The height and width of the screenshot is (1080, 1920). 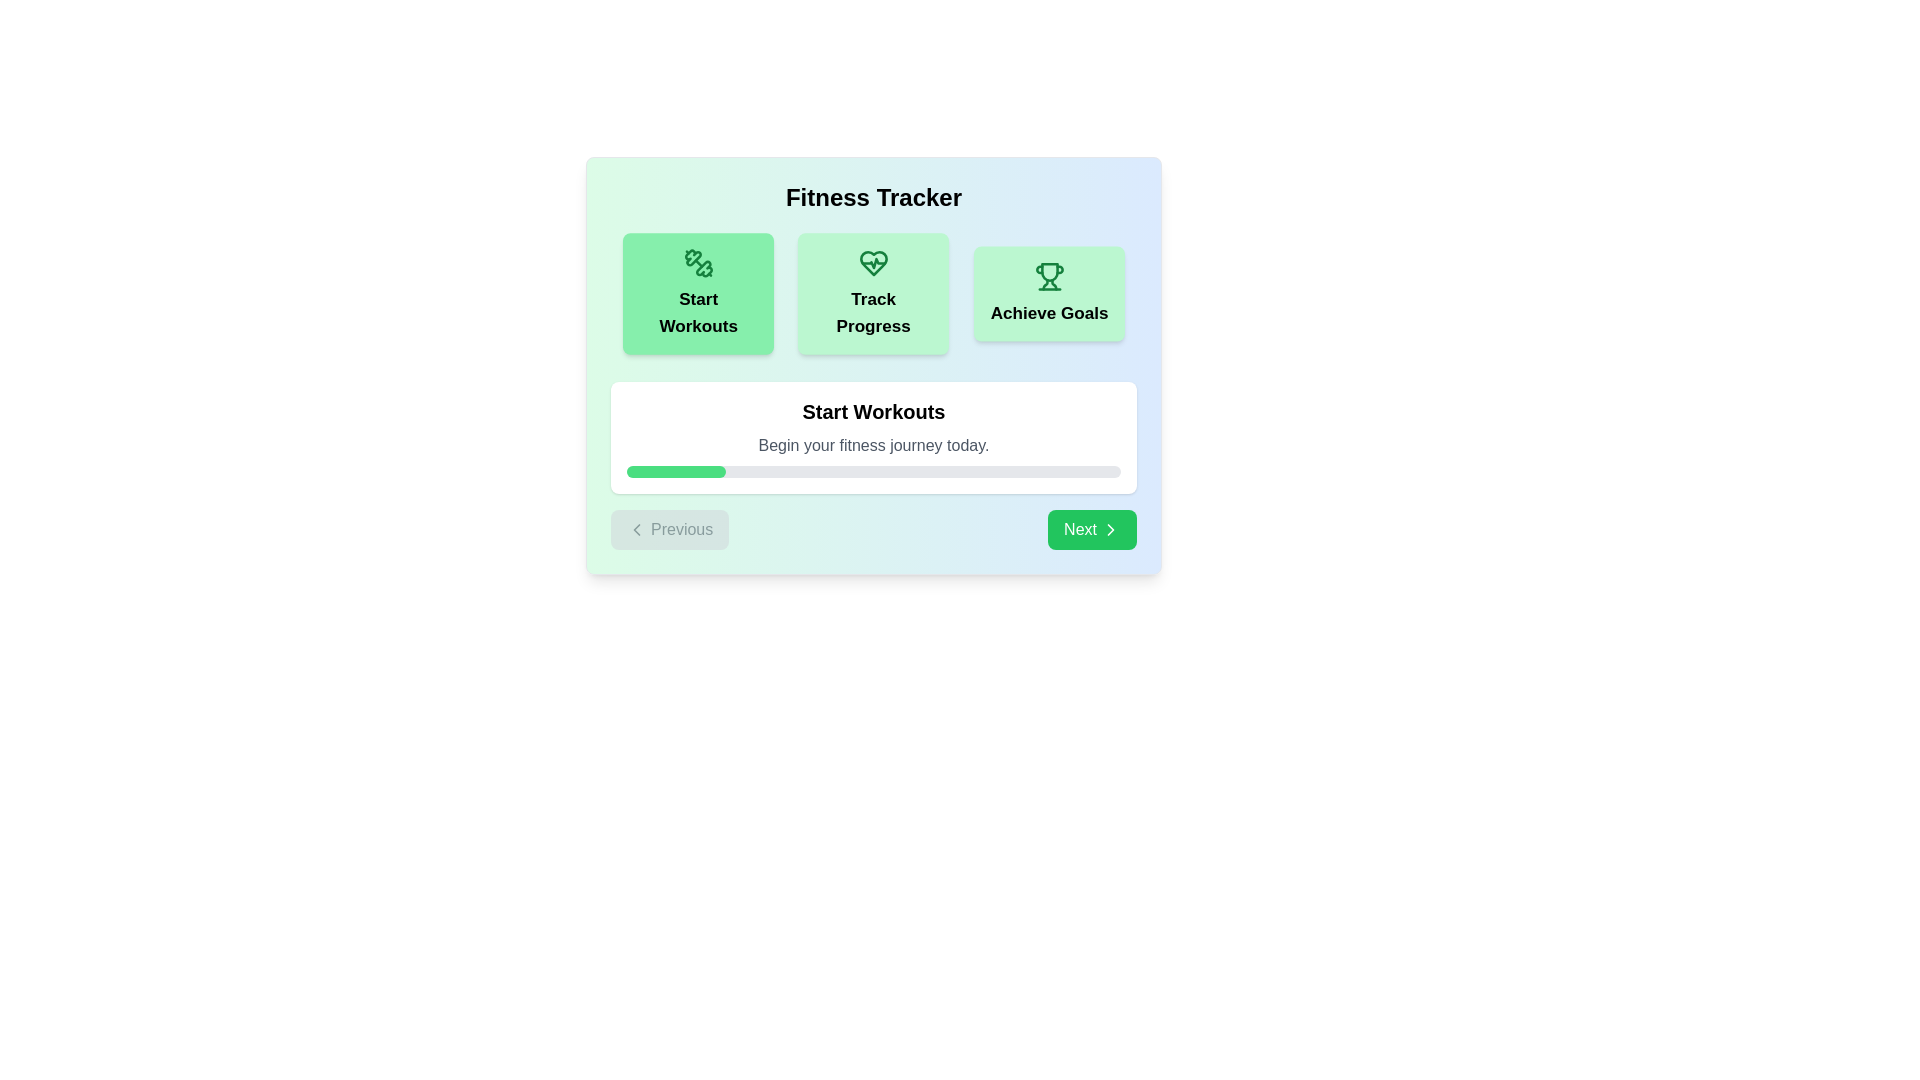 I want to click on the green heart icon representing 'Track Progress' functionality in the fitness tracking application, which is centrally located on the 'Track Progress' card, so click(x=873, y=262).